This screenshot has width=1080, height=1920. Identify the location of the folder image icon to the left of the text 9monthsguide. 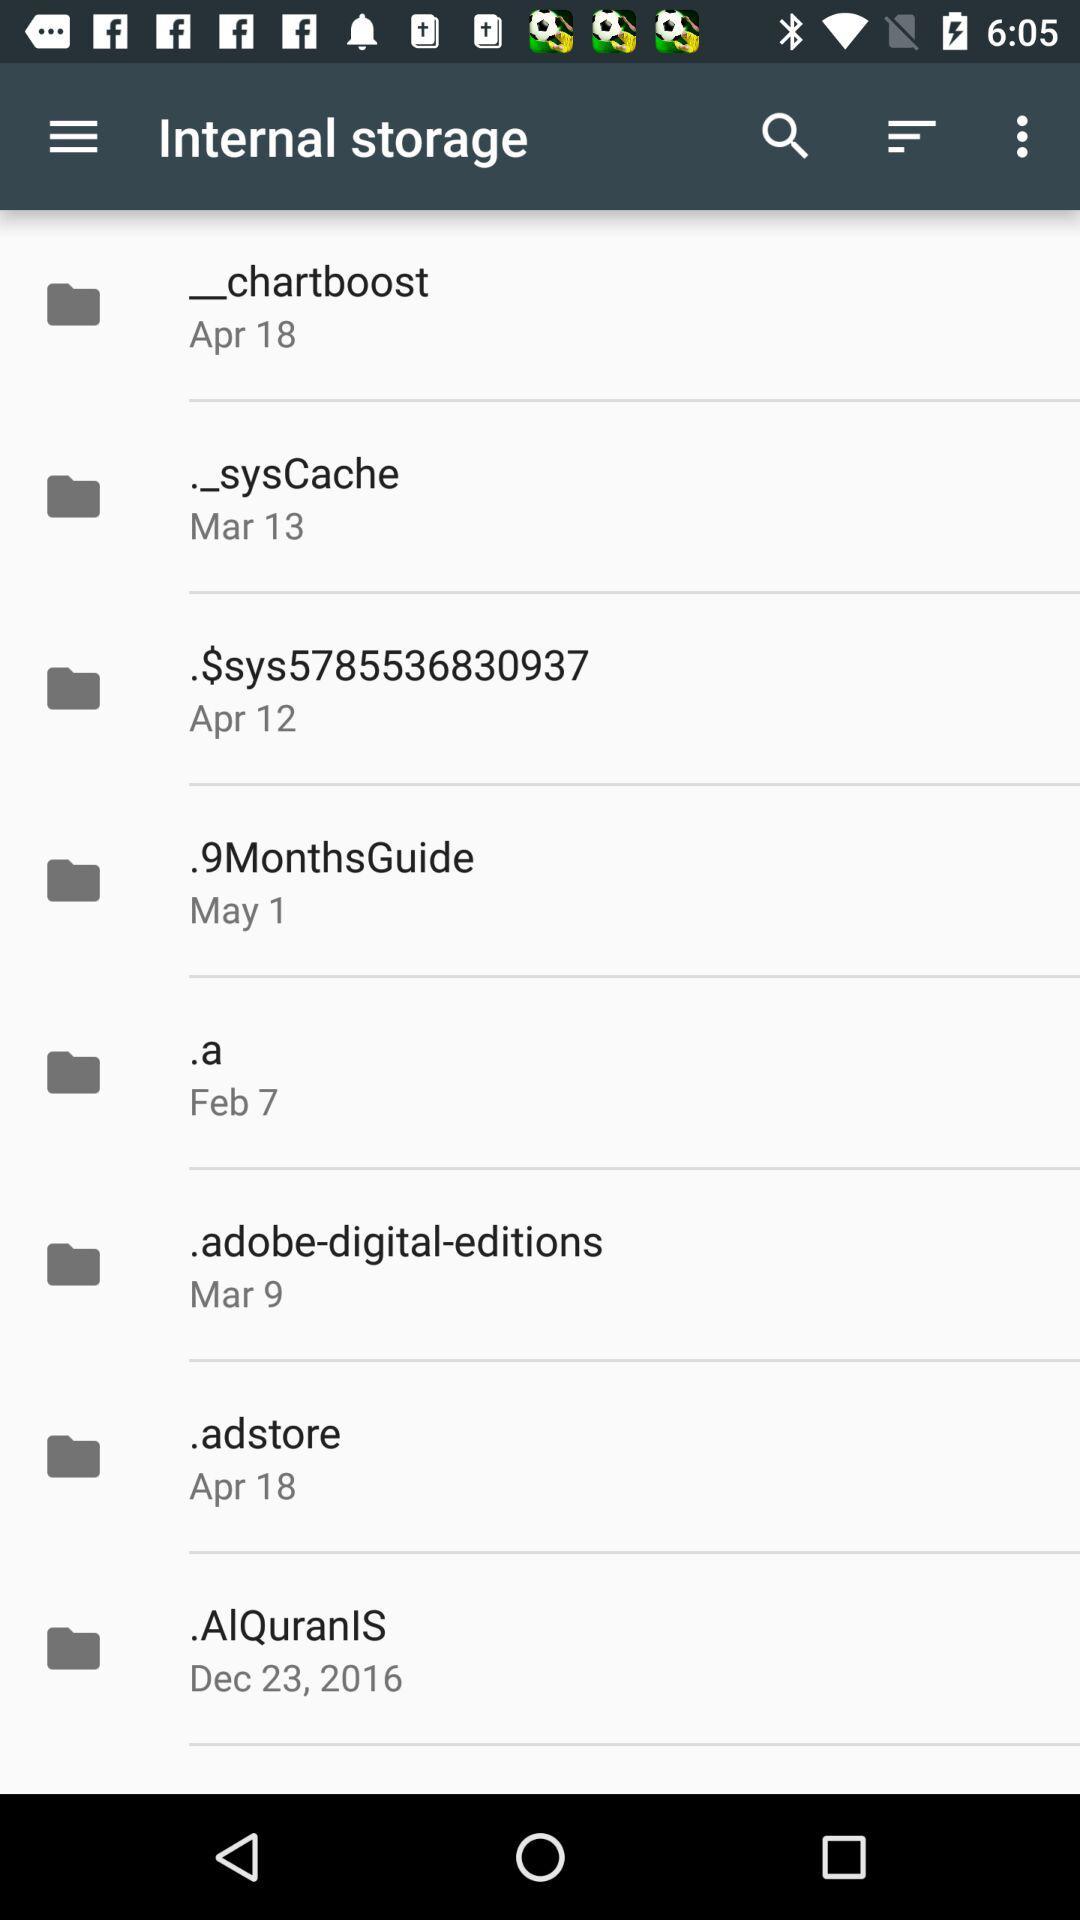
(72, 880).